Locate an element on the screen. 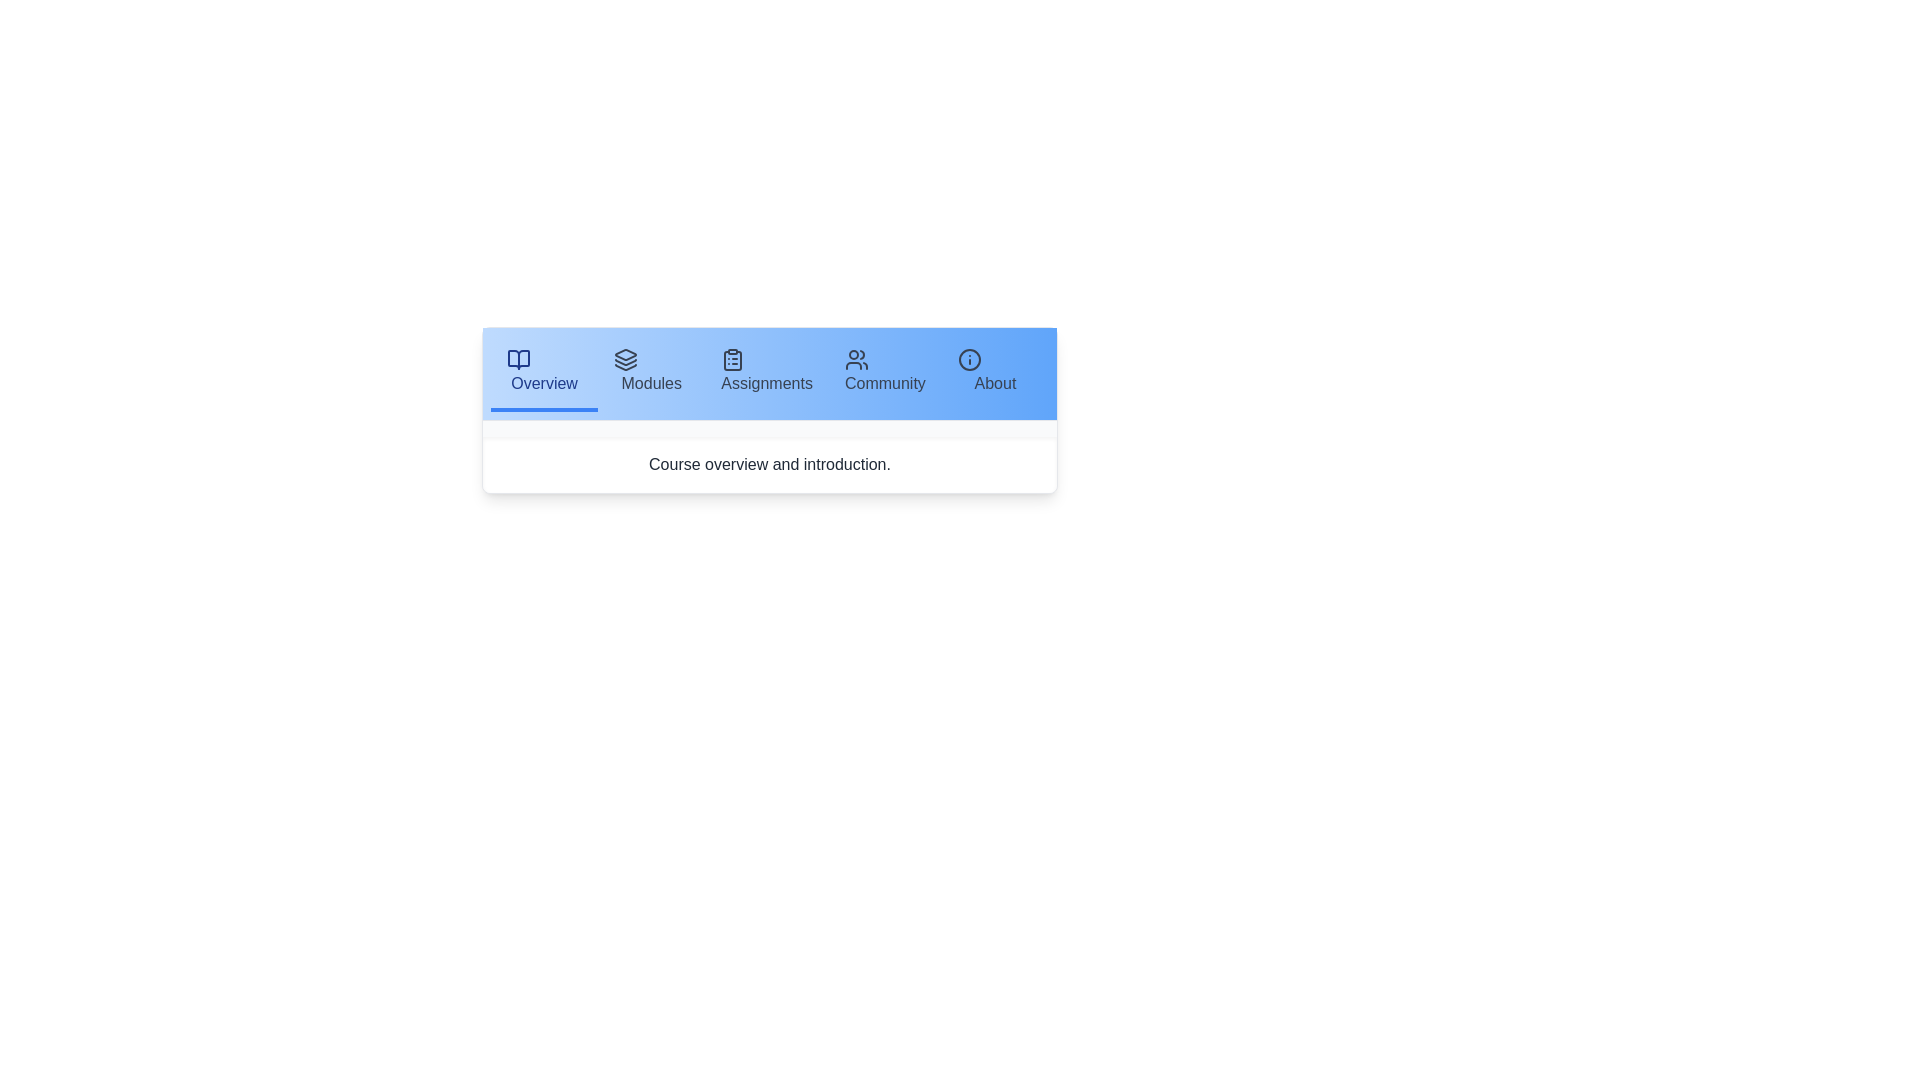  the 'Assignments' icon in the navigation menu is located at coordinates (732, 361).